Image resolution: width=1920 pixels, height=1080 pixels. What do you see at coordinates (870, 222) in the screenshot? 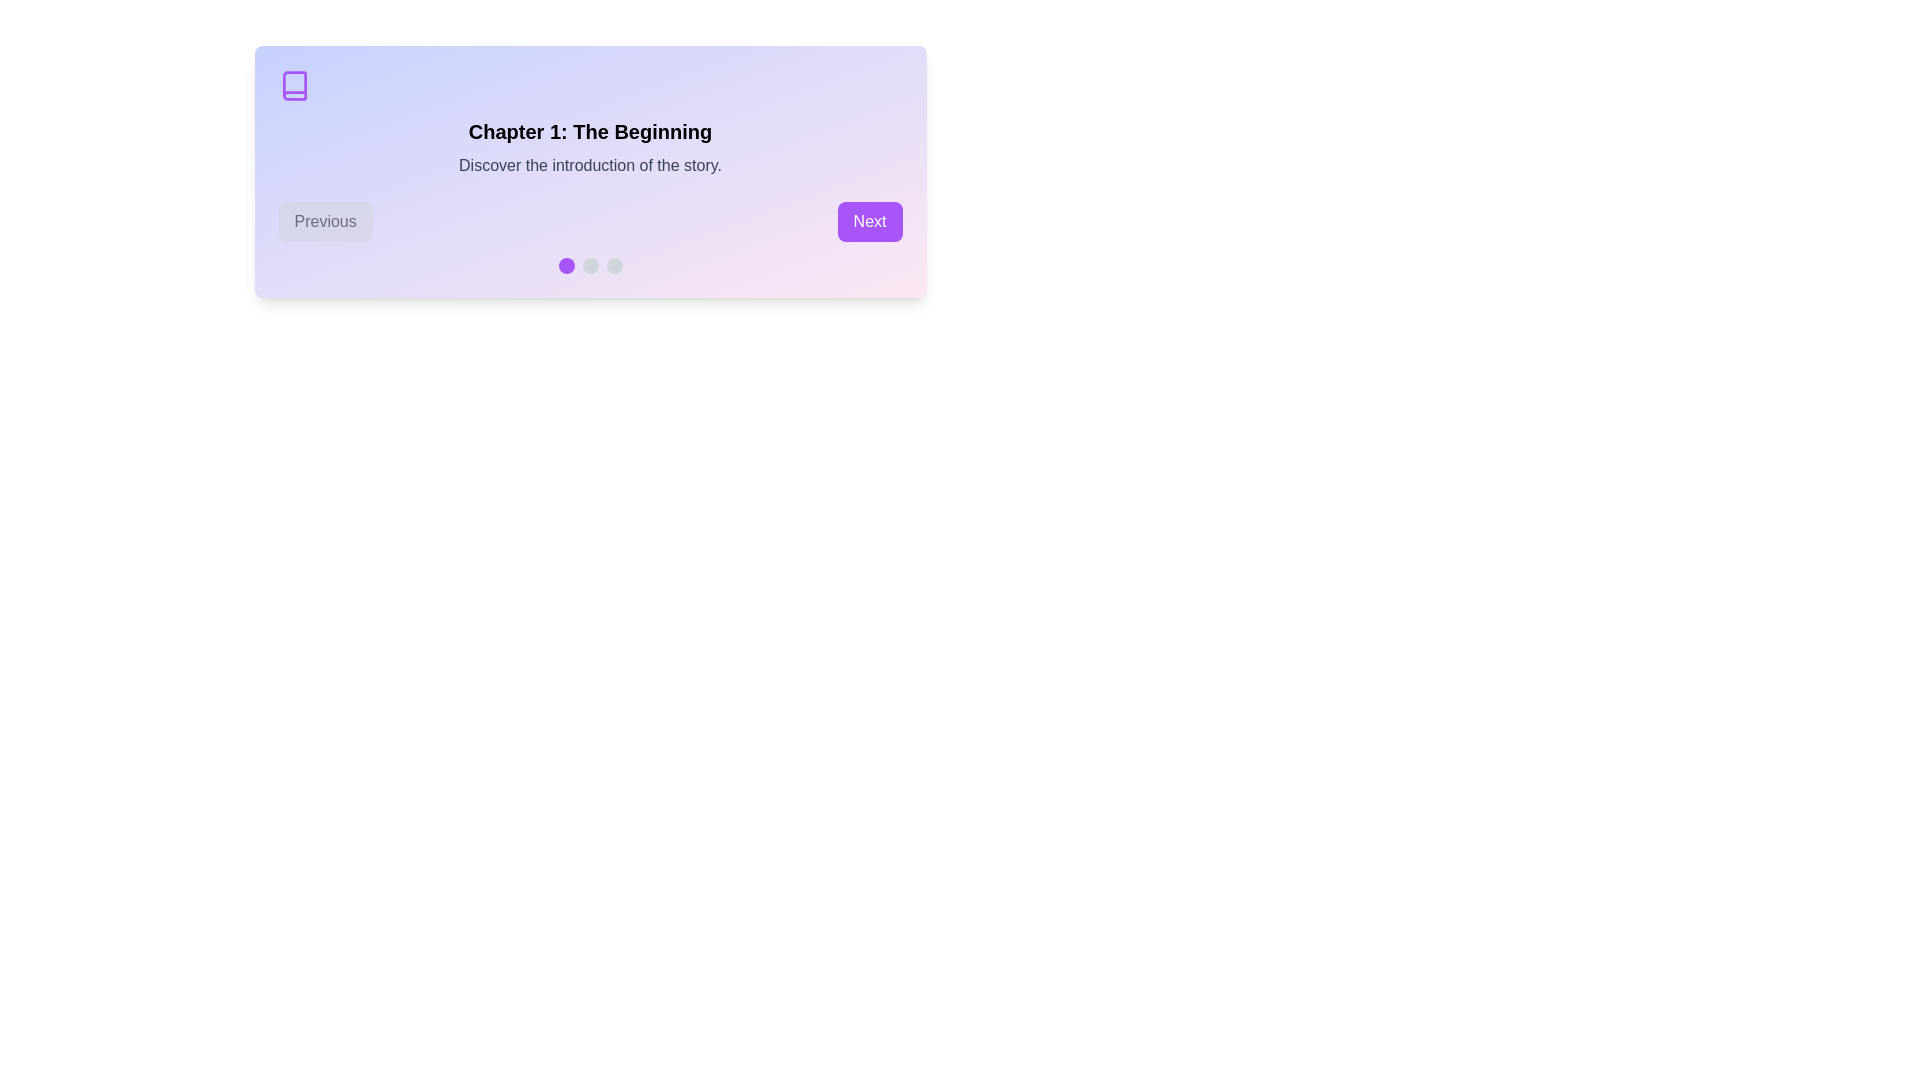
I see `Next button to navigate chapters` at bounding box center [870, 222].